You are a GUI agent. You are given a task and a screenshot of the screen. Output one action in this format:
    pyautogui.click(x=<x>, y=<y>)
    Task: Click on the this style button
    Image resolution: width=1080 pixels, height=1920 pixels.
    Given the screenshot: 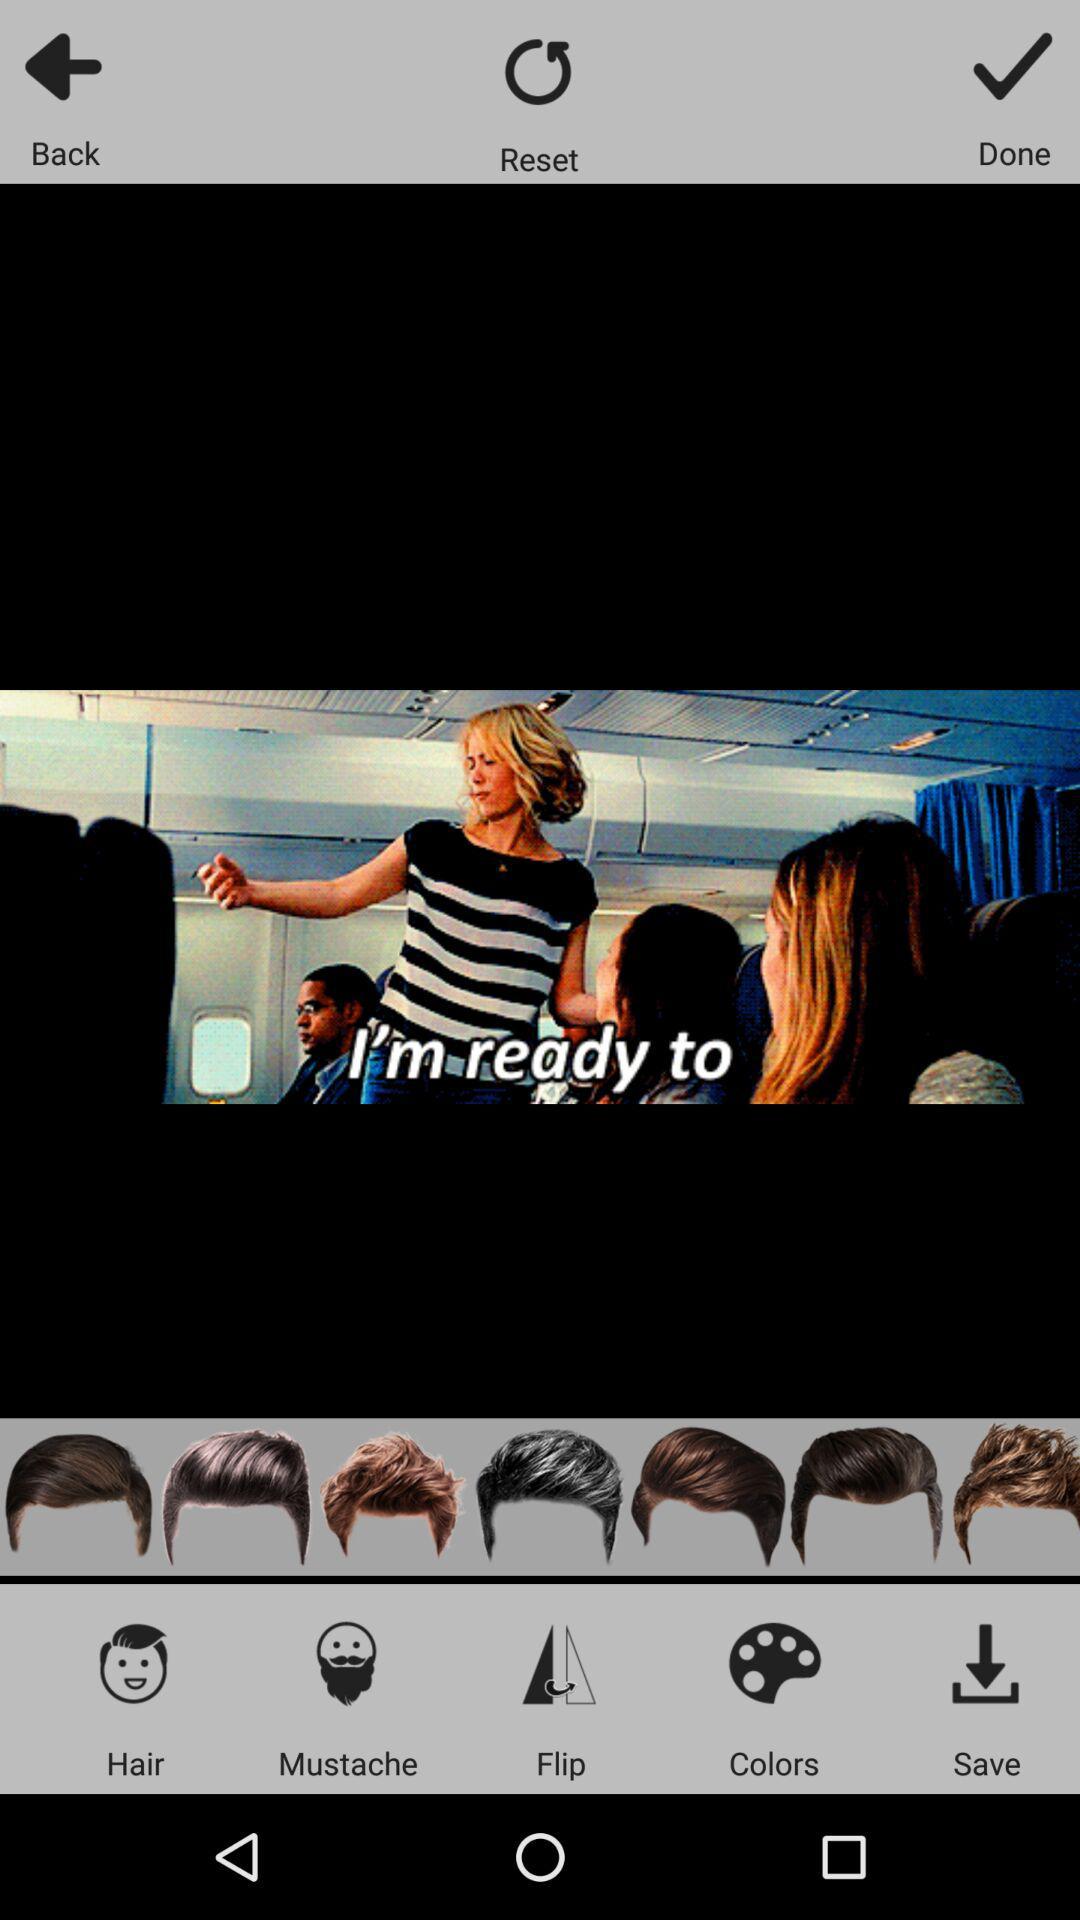 What is the action you would take?
    pyautogui.click(x=551, y=1497)
    